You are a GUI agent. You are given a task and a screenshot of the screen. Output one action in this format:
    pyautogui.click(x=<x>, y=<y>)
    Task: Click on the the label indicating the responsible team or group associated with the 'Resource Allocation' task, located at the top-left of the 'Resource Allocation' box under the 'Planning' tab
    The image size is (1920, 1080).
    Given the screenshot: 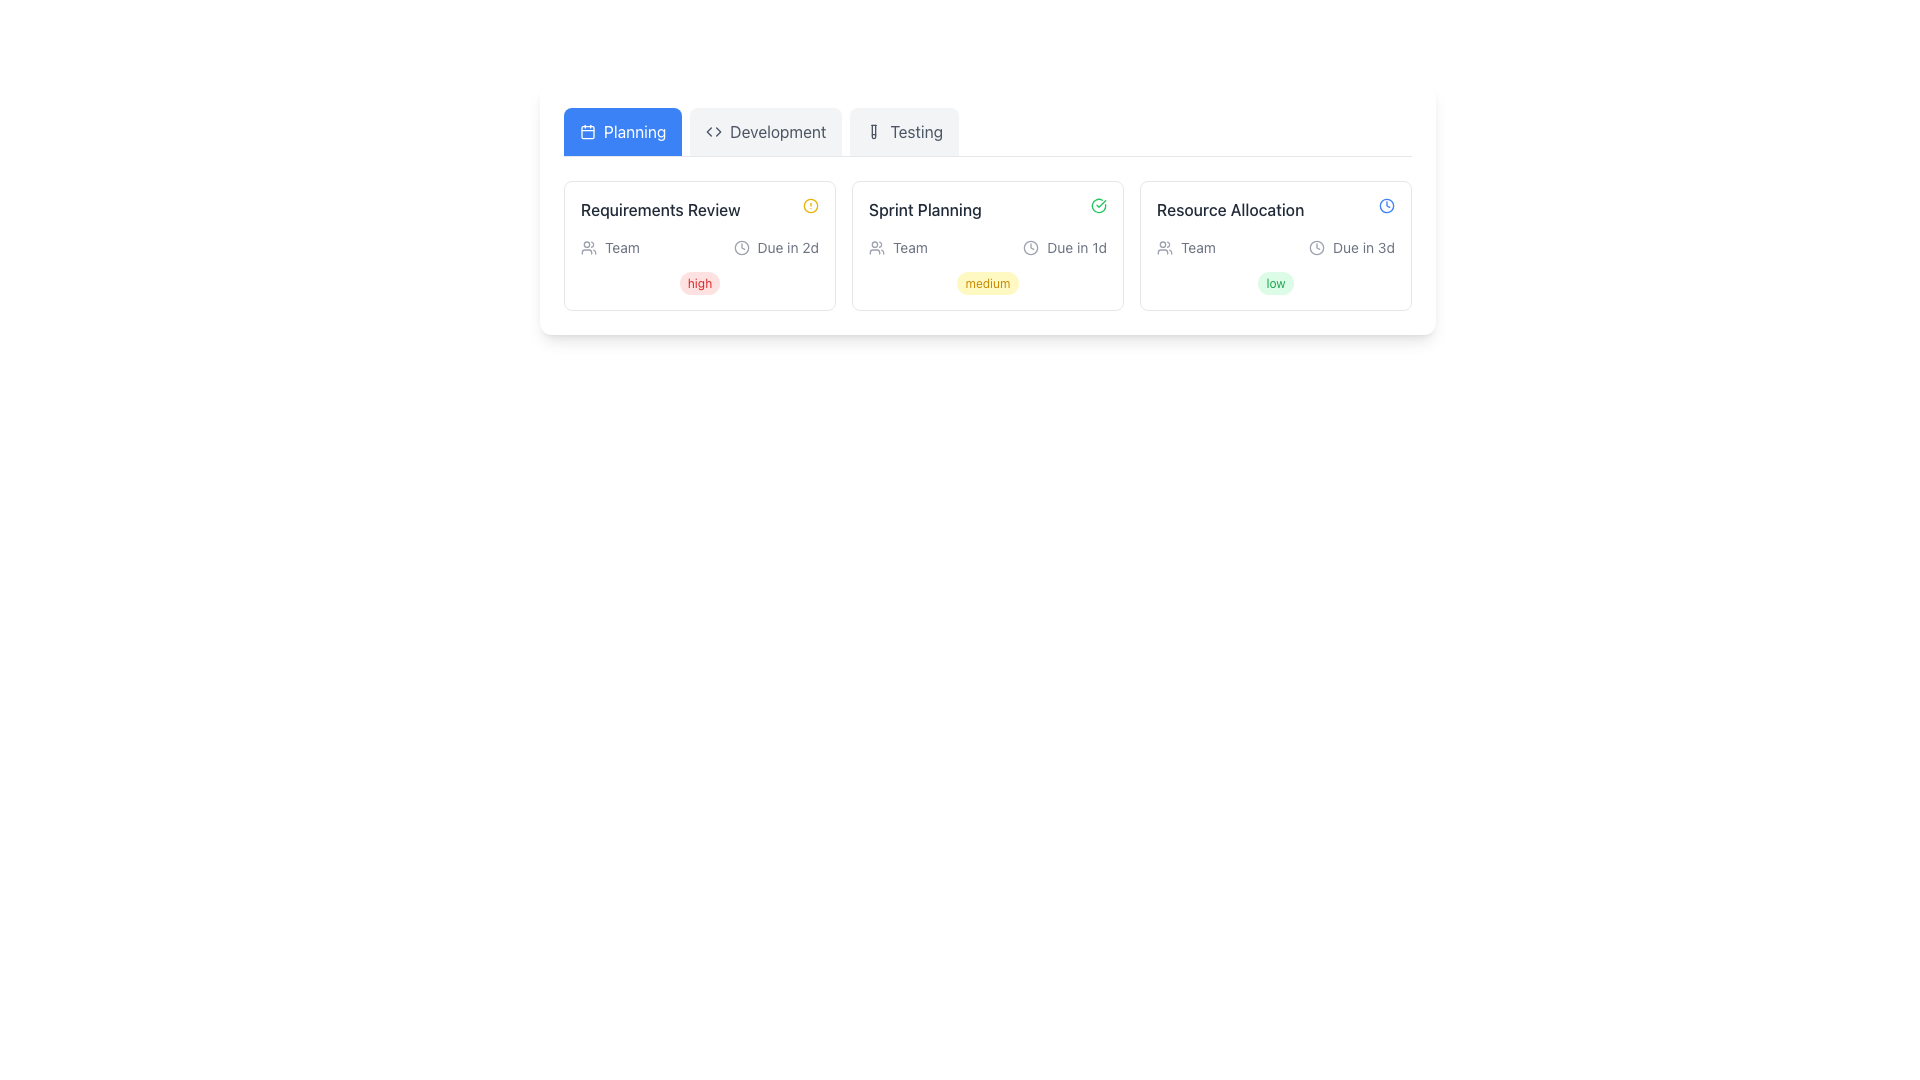 What is the action you would take?
    pyautogui.click(x=1186, y=246)
    